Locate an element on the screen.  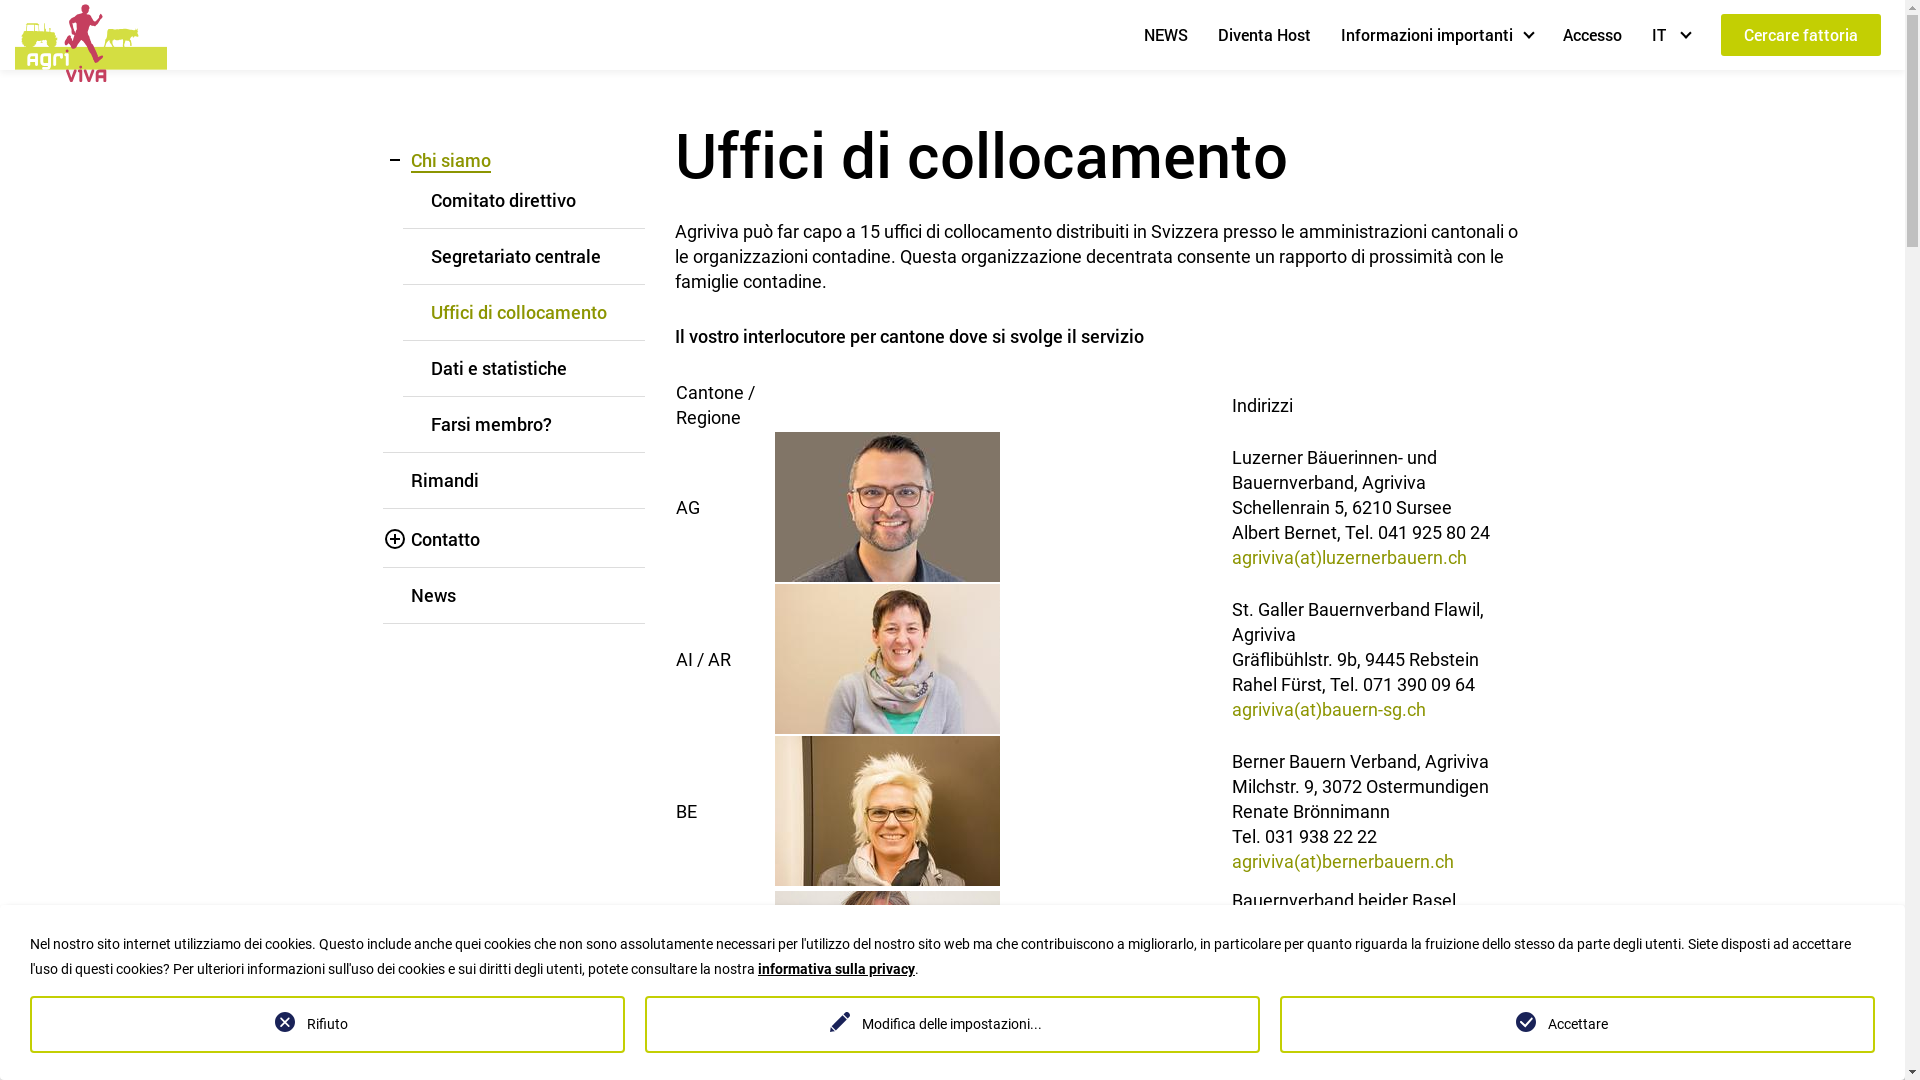
'Diventa Host' is located at coordinates (1263, 34).